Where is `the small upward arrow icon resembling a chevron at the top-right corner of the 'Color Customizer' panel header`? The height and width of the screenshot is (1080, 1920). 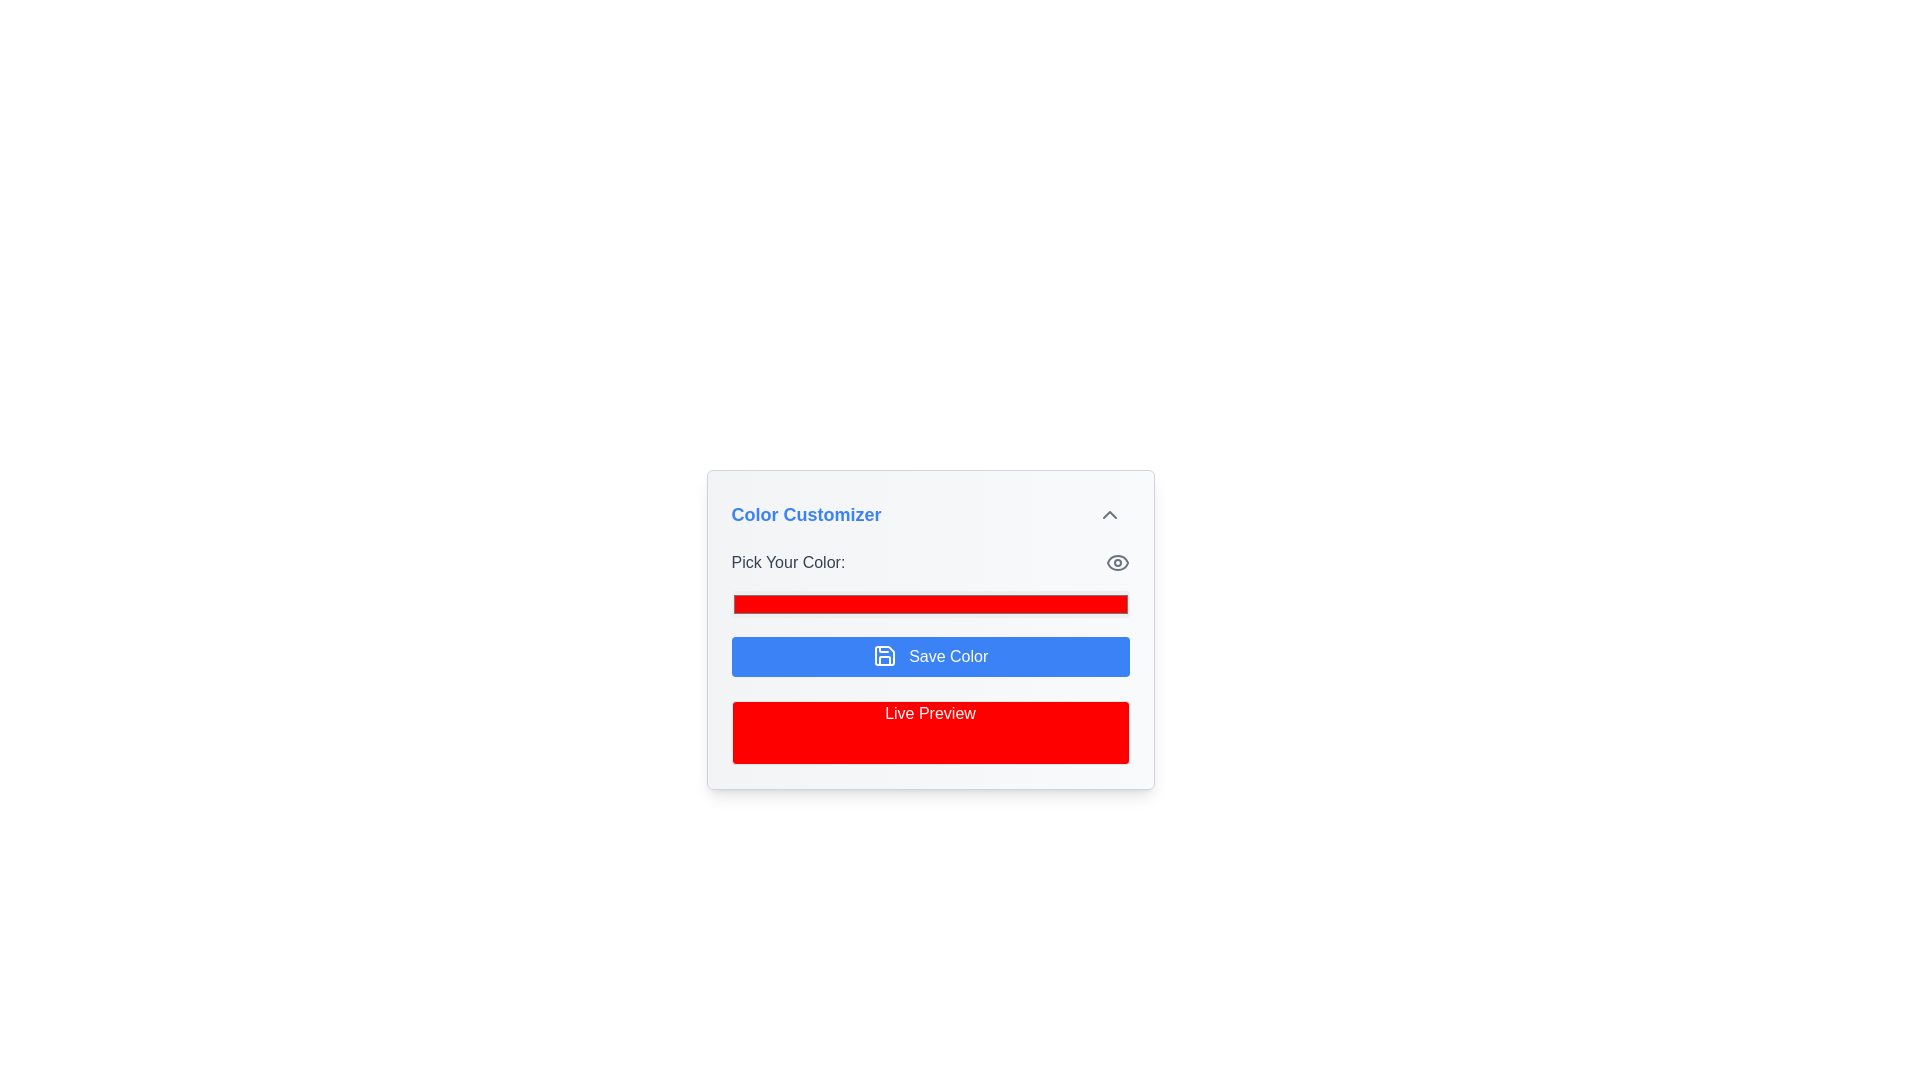
the small upward arrow icon resembling a chevron at the top-right corner of the 'Color Customizer' panel header is located at coordinates (1108, 514).